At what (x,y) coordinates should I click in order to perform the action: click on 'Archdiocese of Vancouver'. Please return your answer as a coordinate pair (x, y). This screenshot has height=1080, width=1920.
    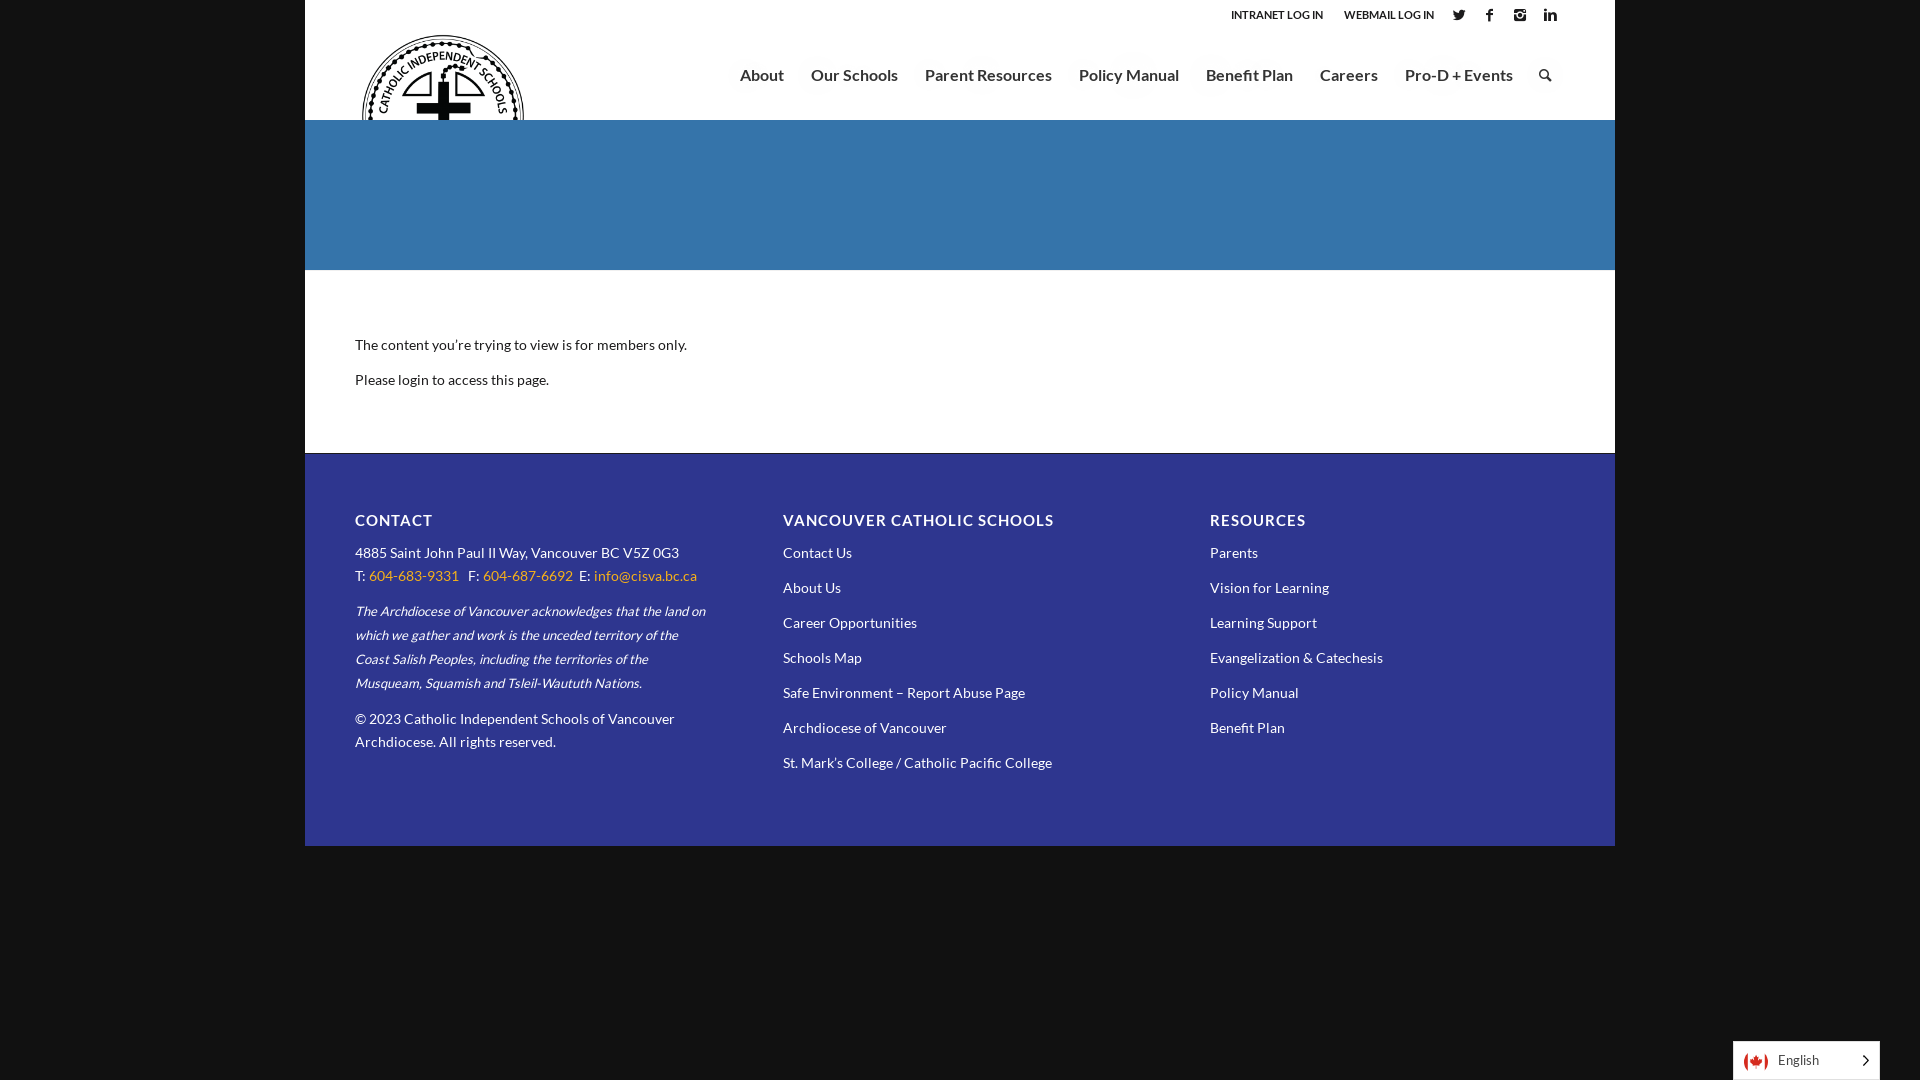
    Looking at the image, I should click on (781, 727).